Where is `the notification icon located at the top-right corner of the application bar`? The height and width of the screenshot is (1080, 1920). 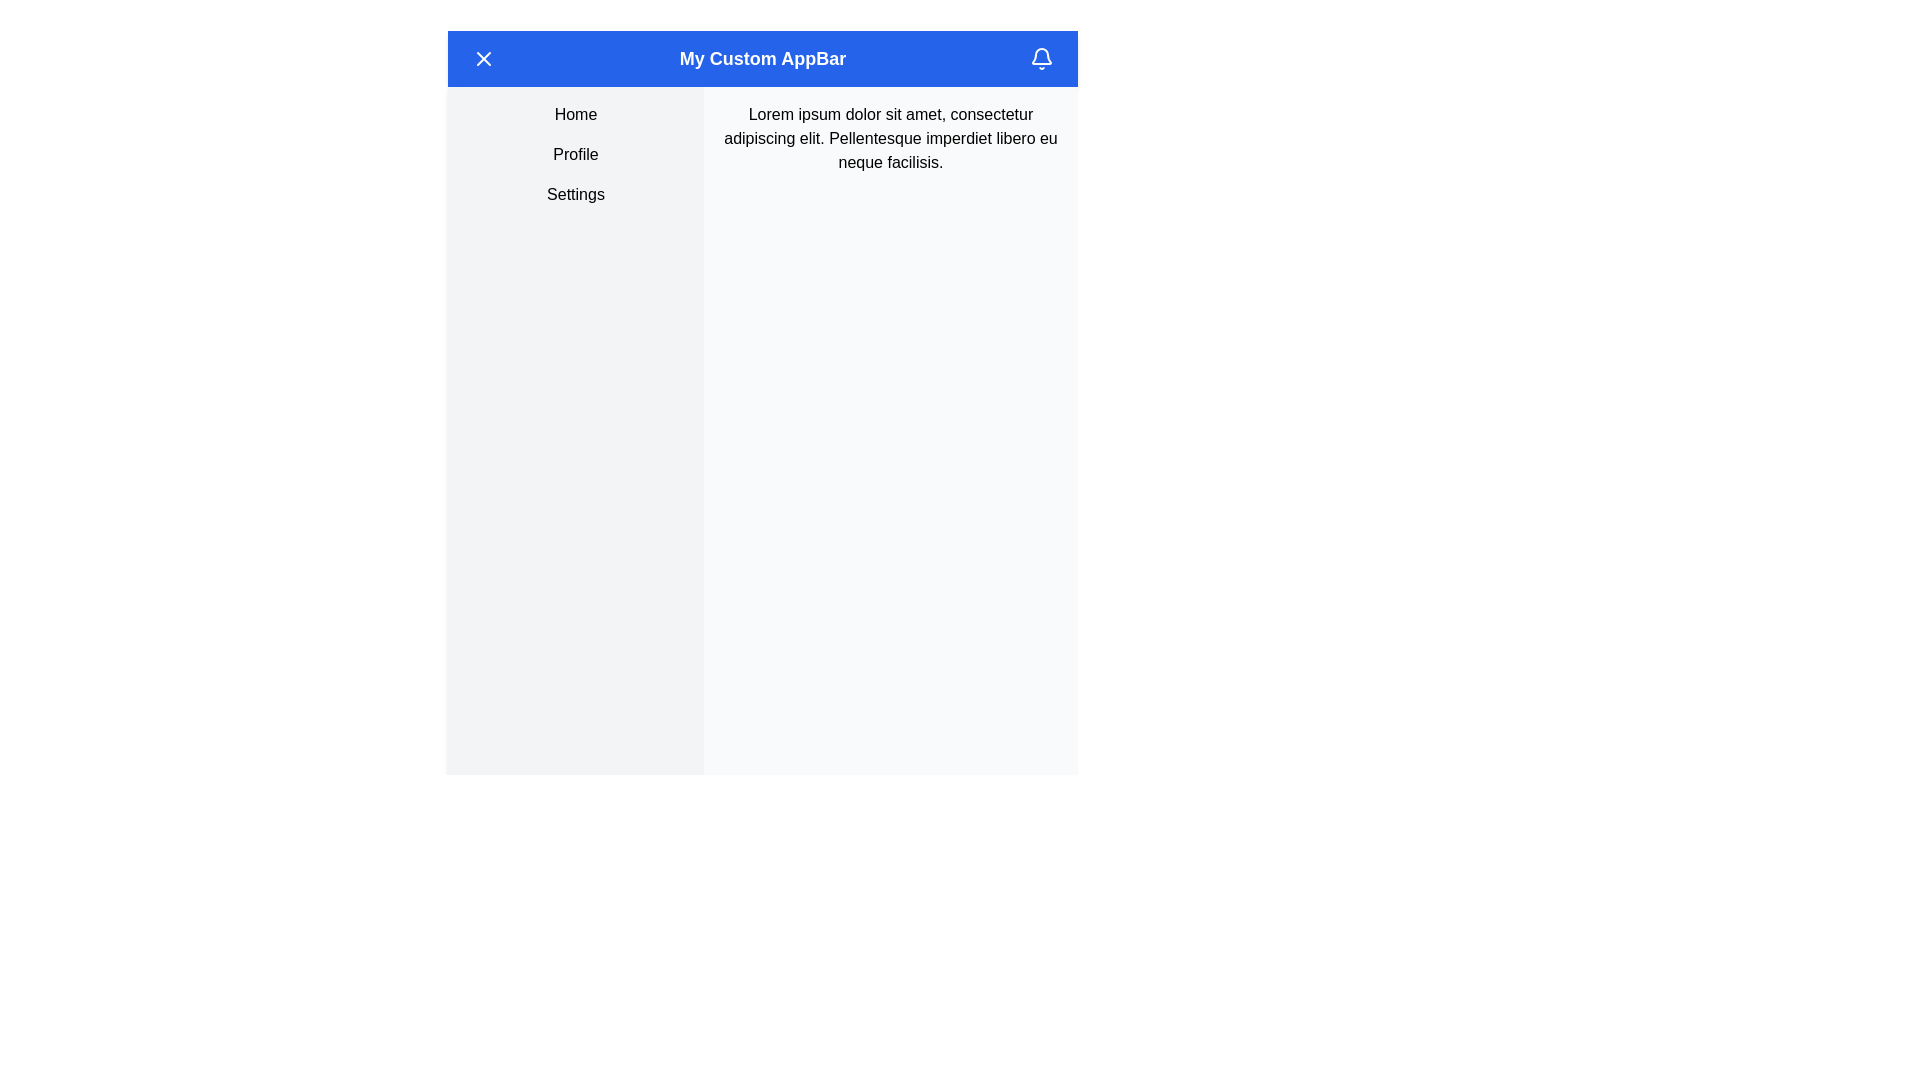
the notification icon located at the top-right corner of the application bar is located at coordinates (1040, 57).